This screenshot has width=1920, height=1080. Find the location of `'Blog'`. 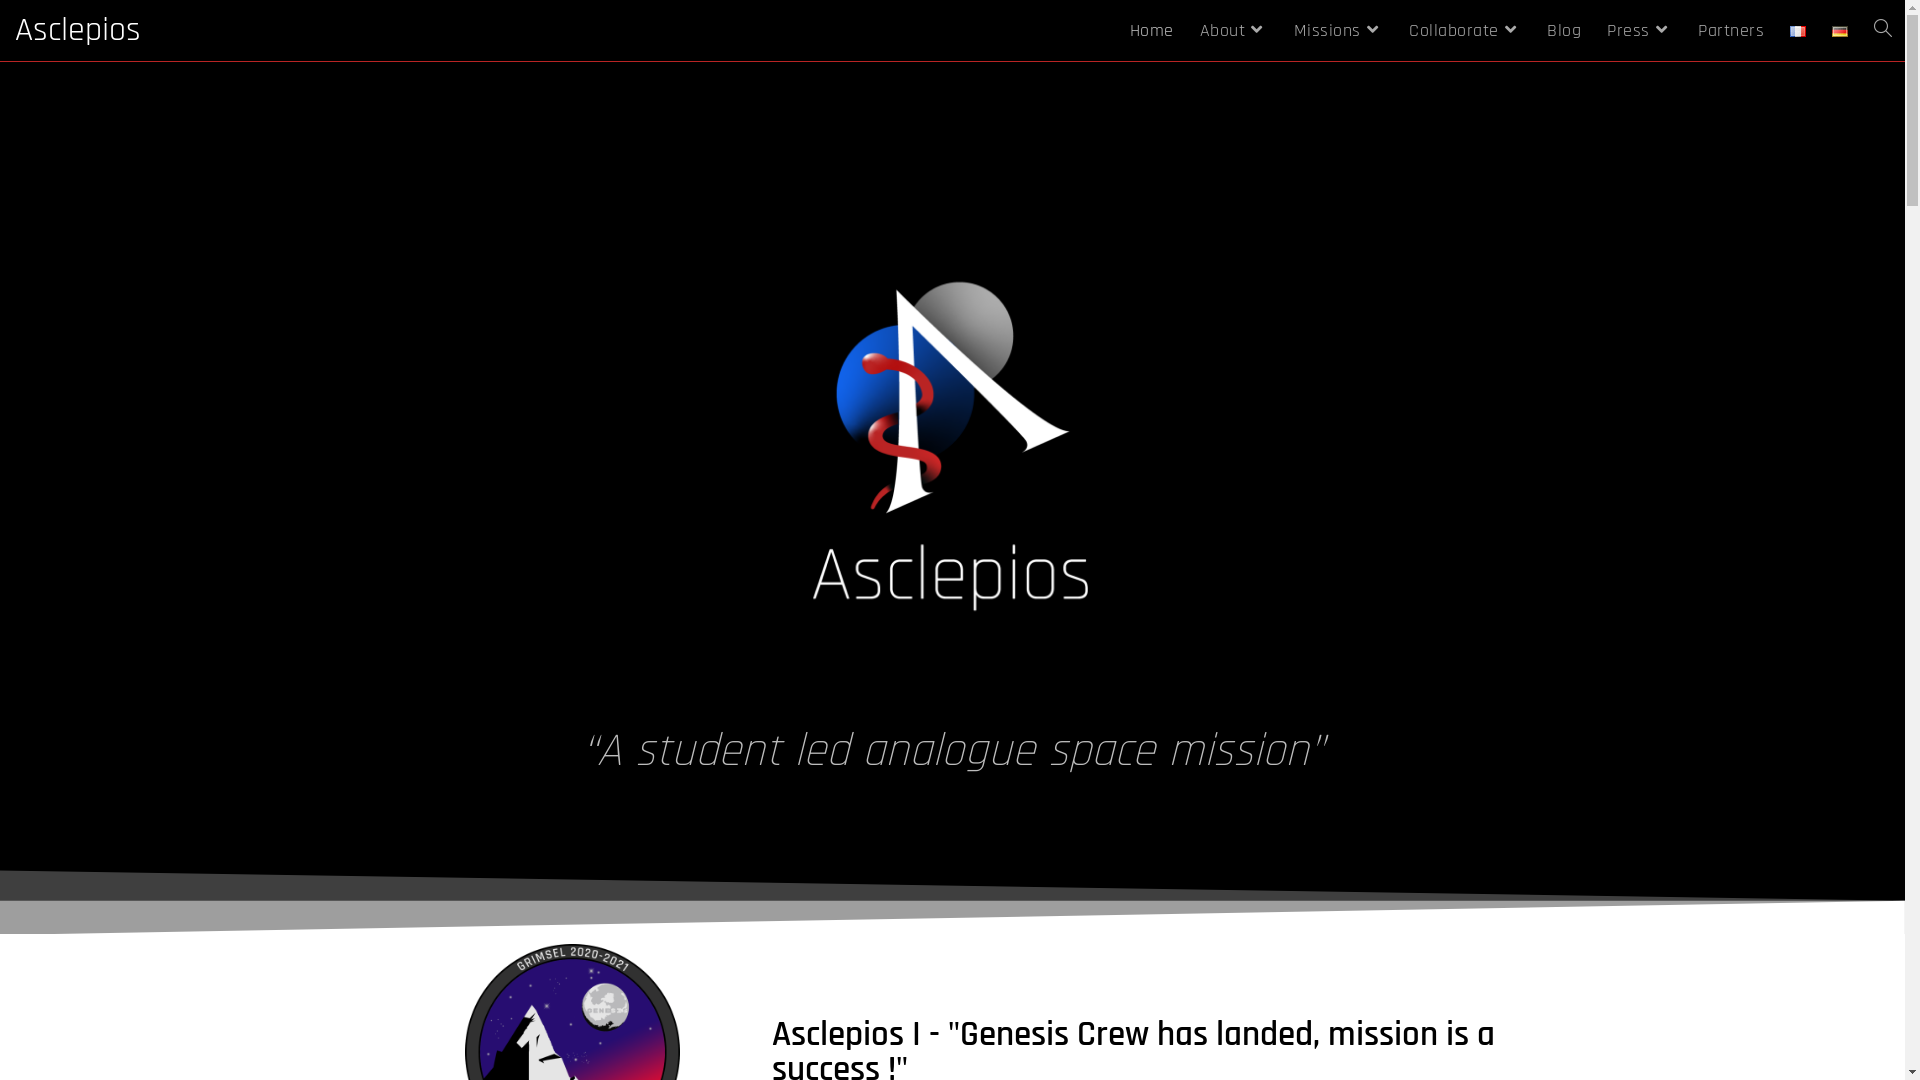

'Blog' is located at coordinates (1563, 30).